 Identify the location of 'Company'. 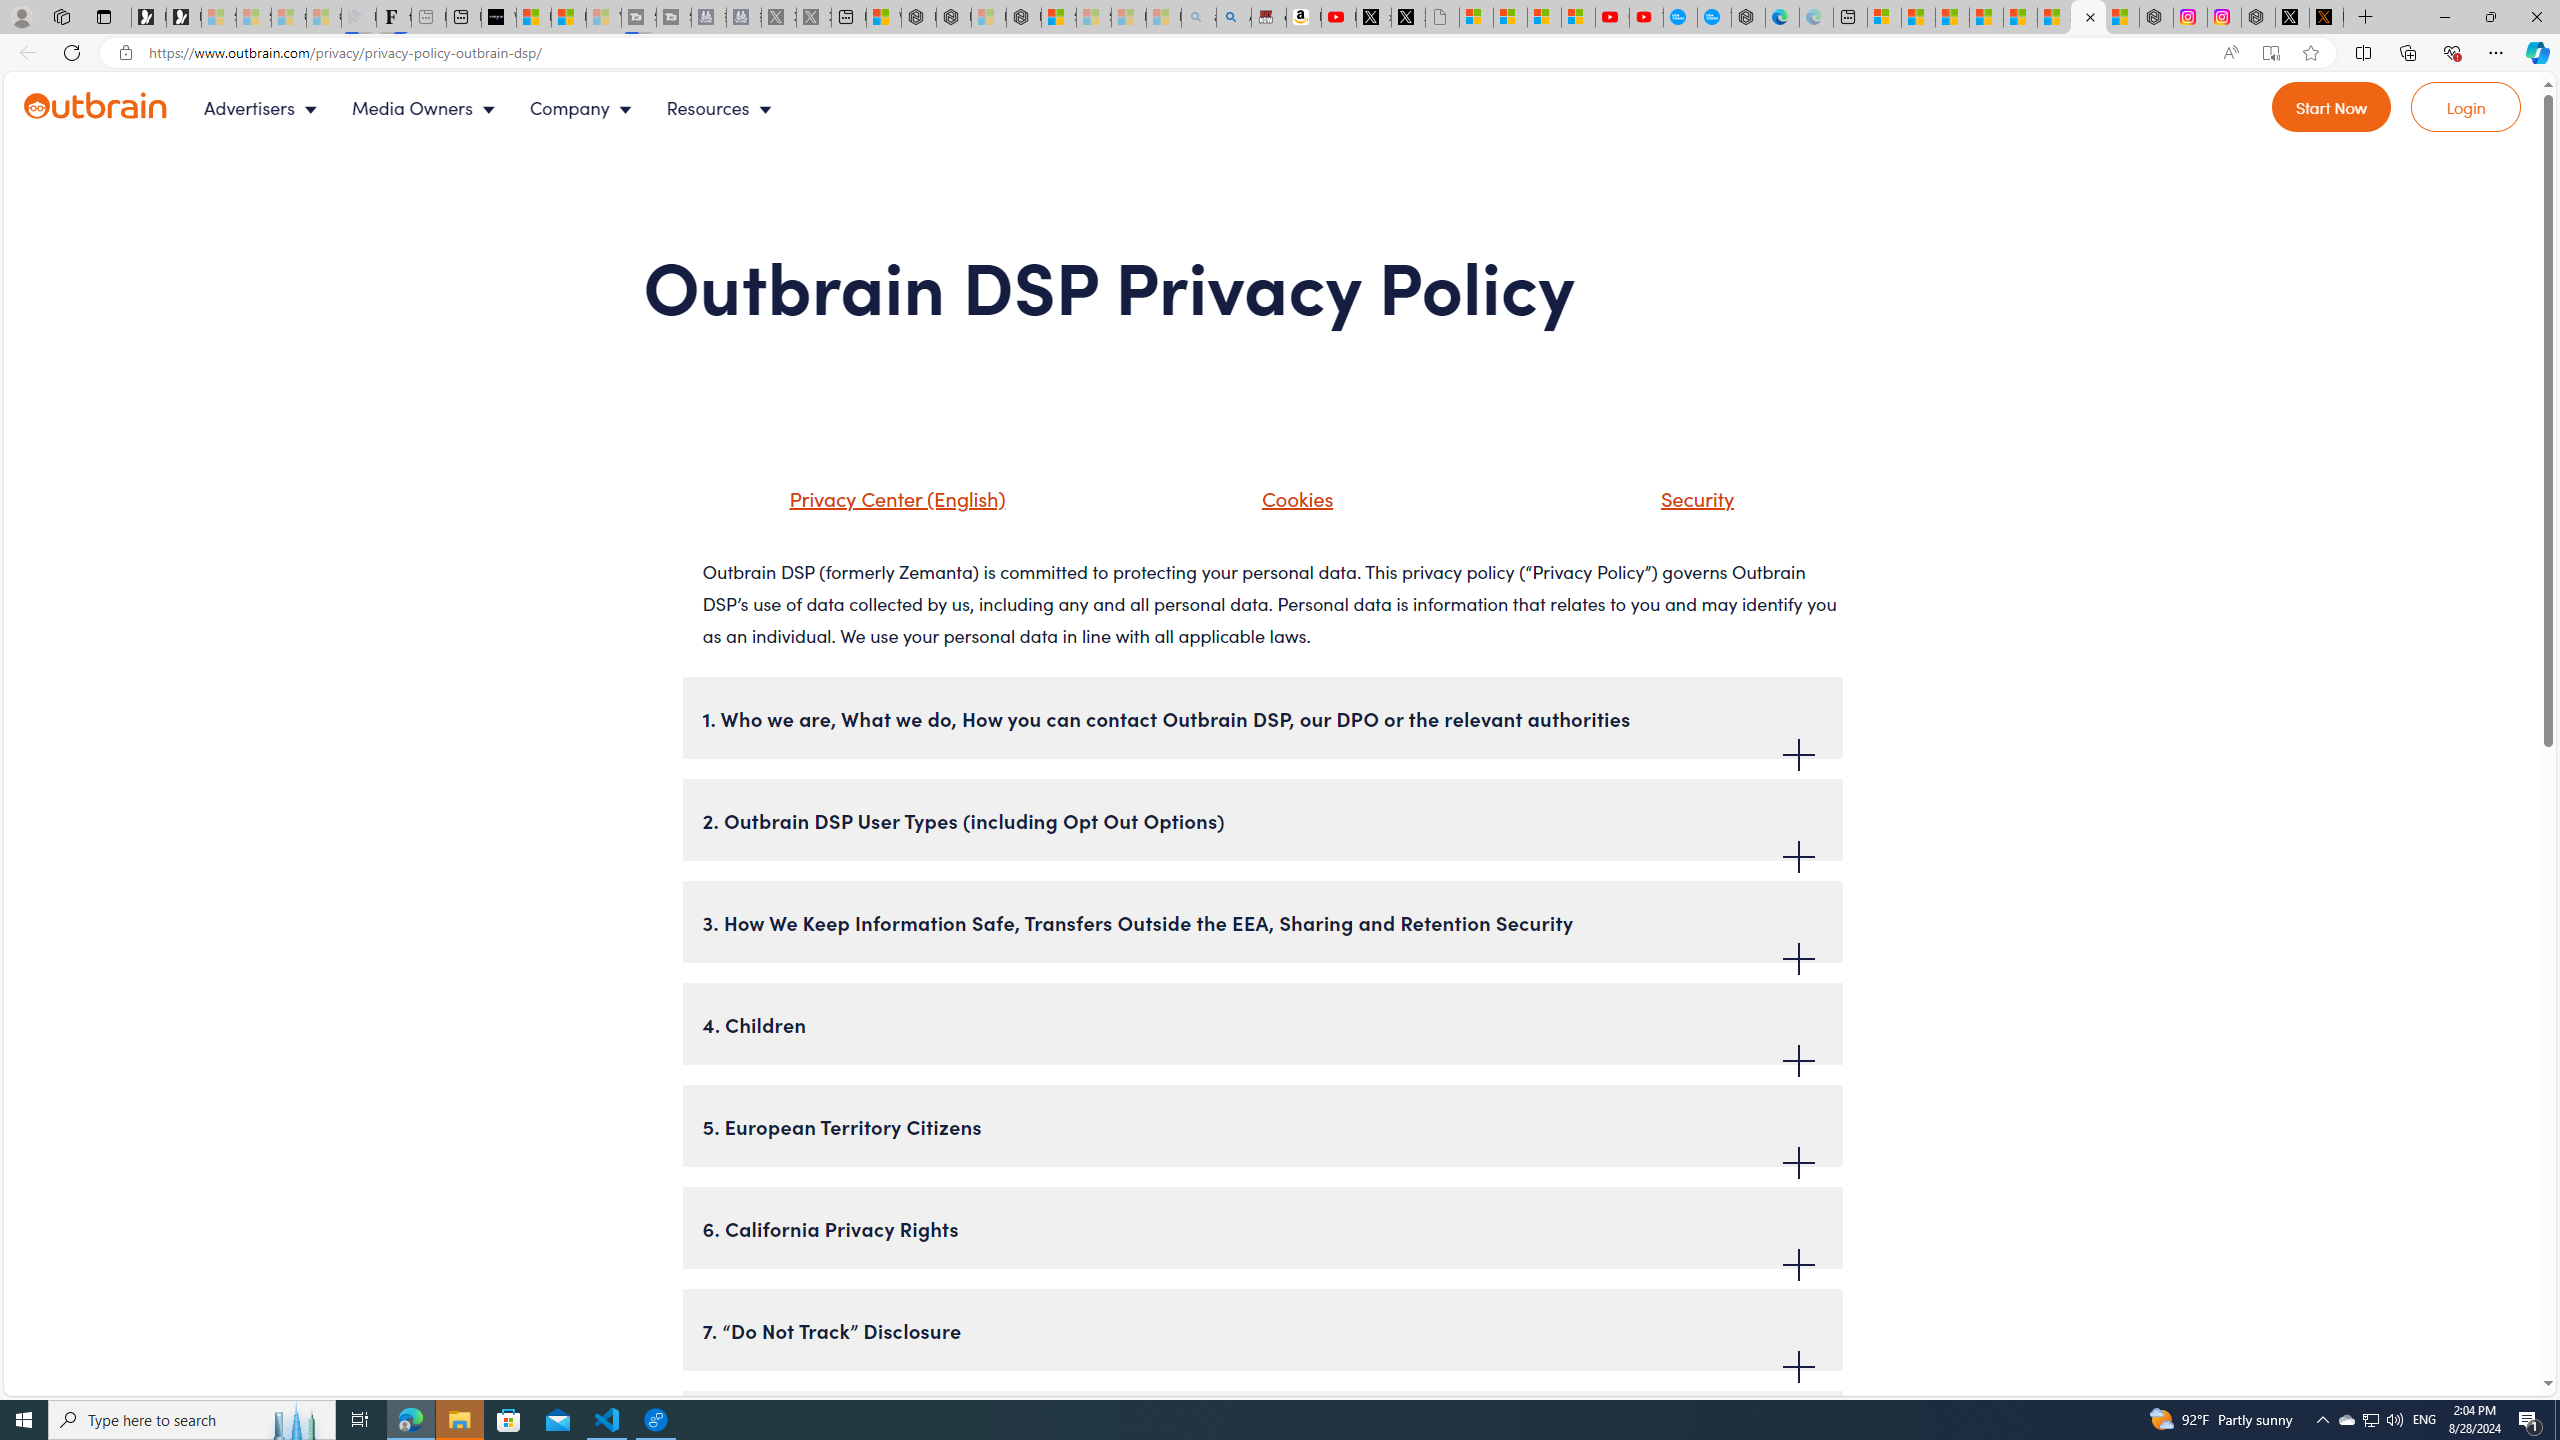
(586, 107).